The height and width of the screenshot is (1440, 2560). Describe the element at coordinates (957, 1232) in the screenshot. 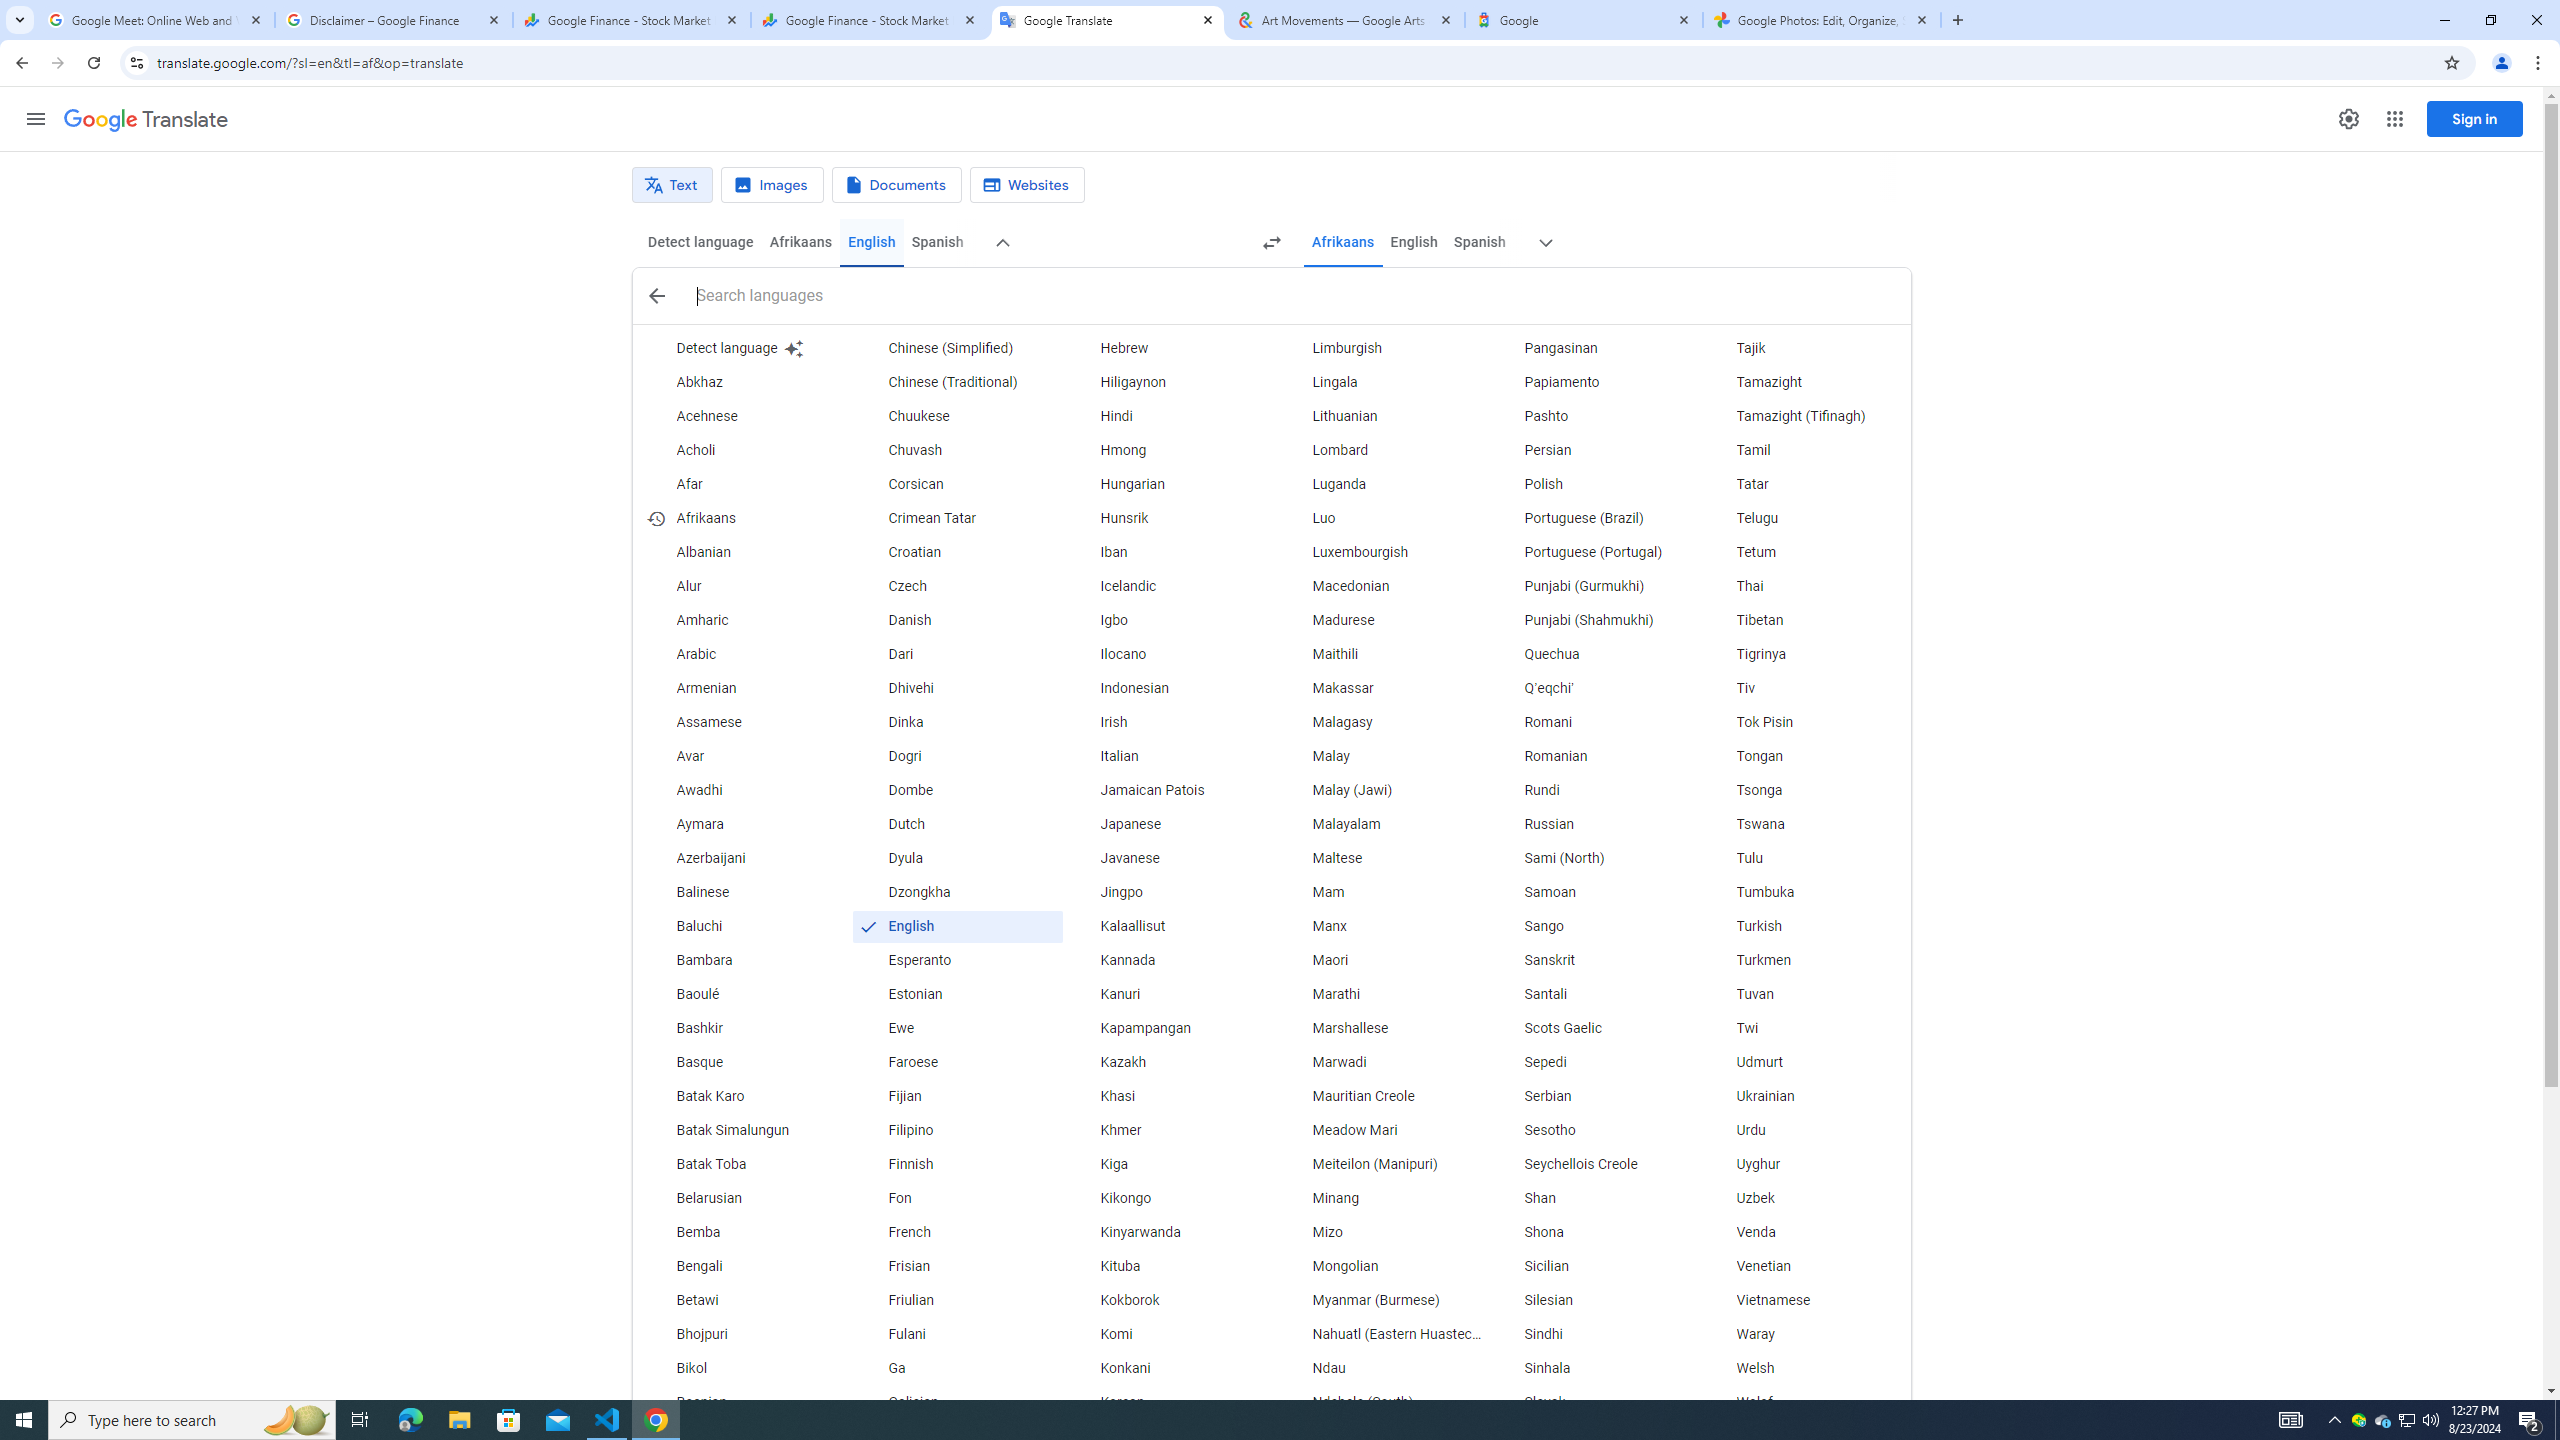

I see `'French'` at that location.